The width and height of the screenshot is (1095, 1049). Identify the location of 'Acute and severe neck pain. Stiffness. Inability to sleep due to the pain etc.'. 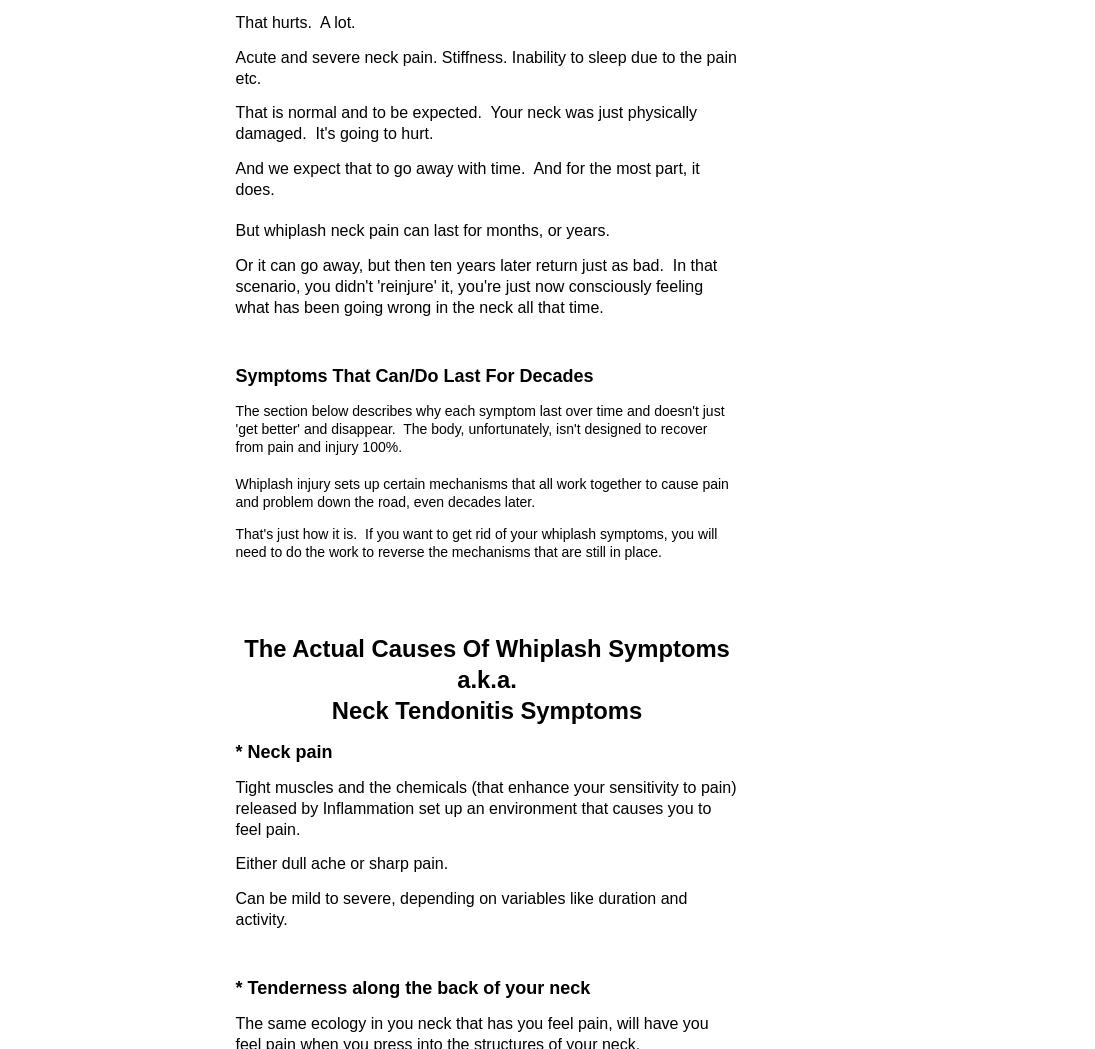
(234, 67).